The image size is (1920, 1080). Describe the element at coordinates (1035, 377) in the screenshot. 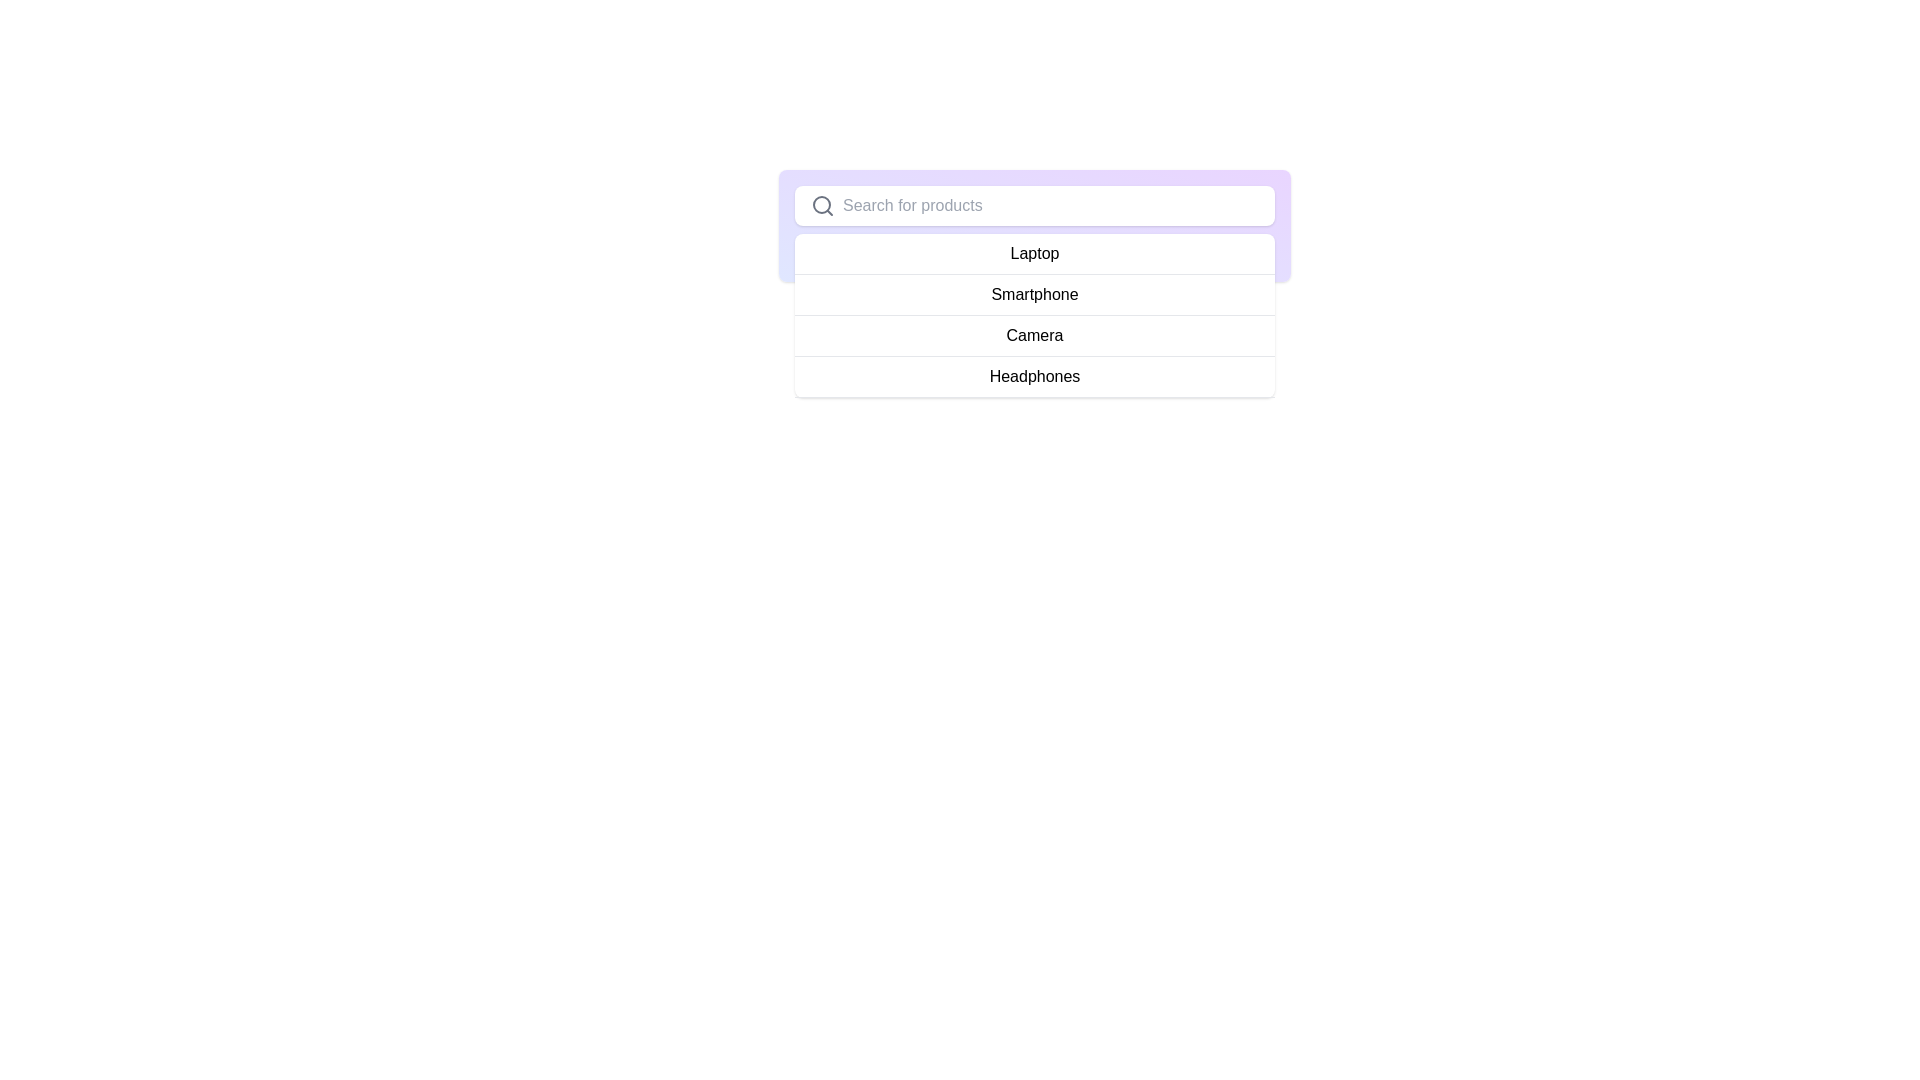

I see `the fourth item in the dropdown list` at that location.